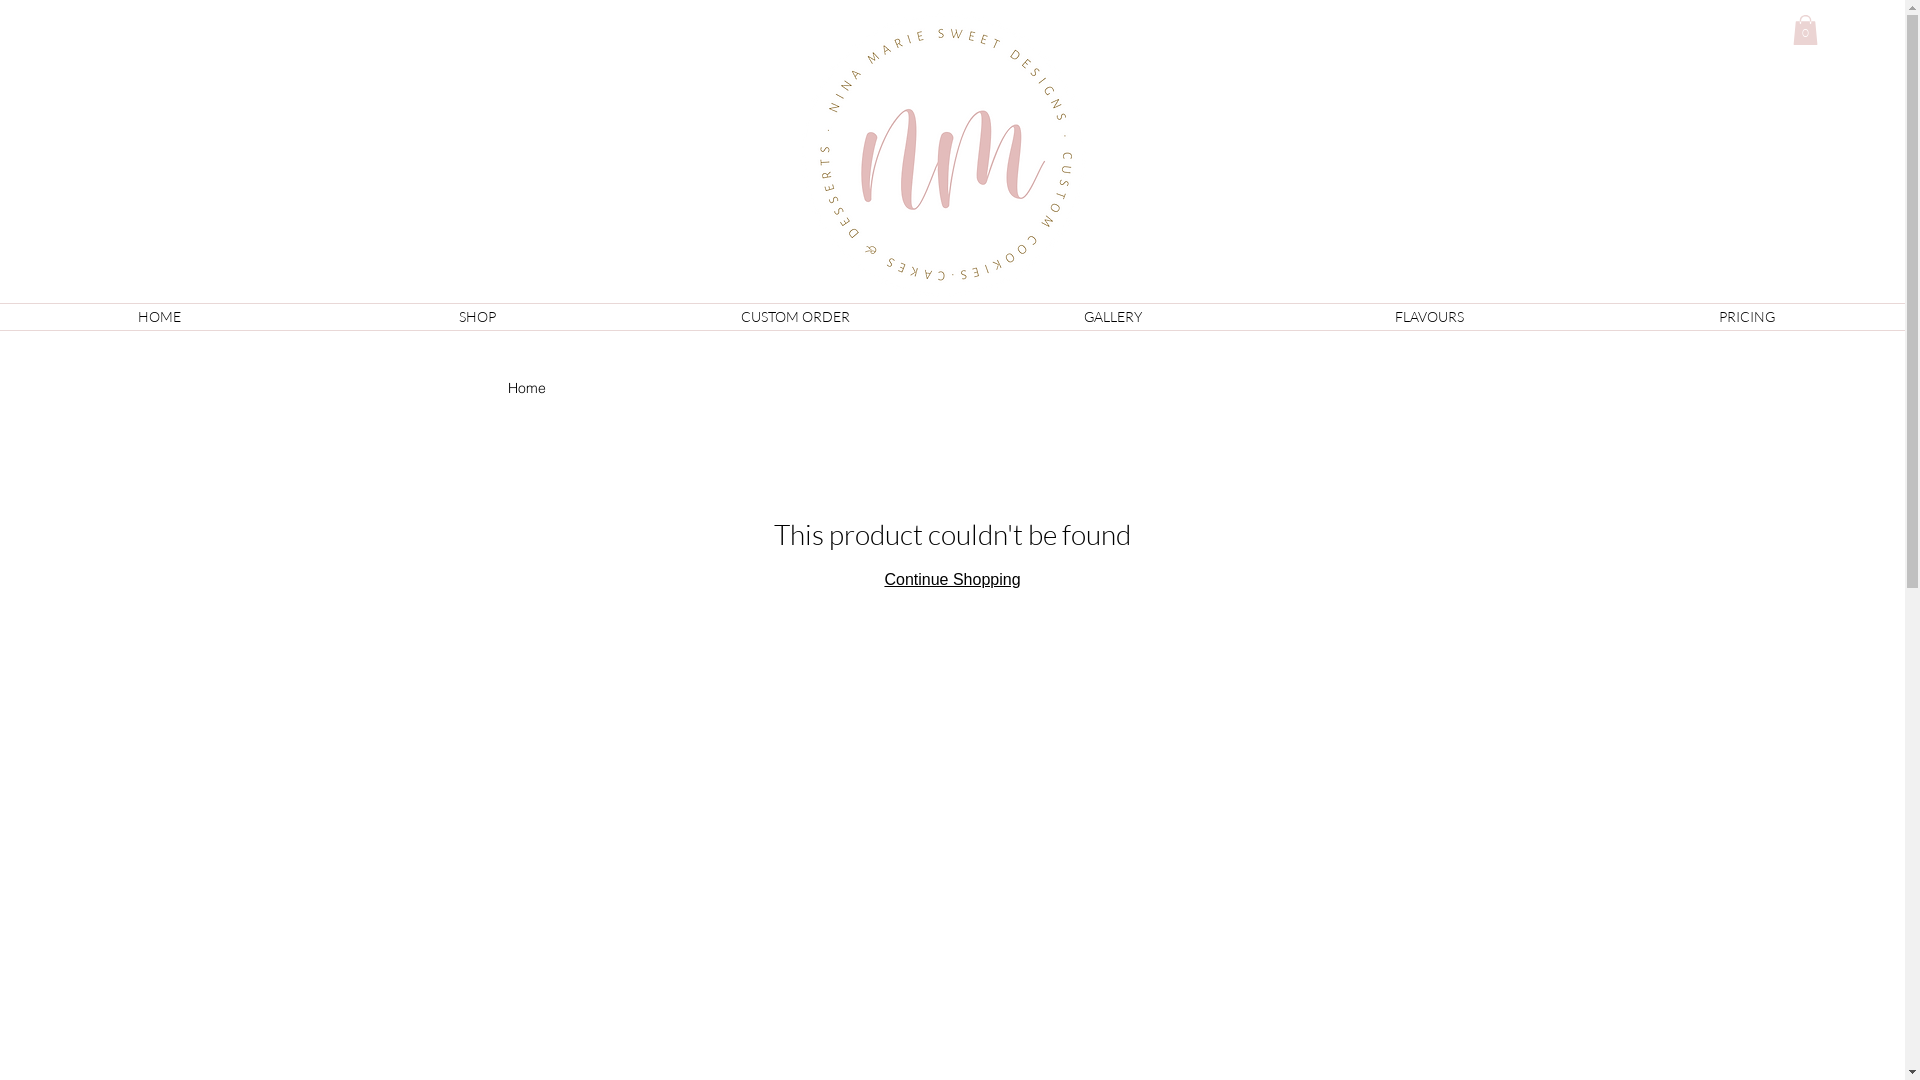  Describe the element at coordinates (157, 315) in the screenshot. I see `'HOME'` at that location.